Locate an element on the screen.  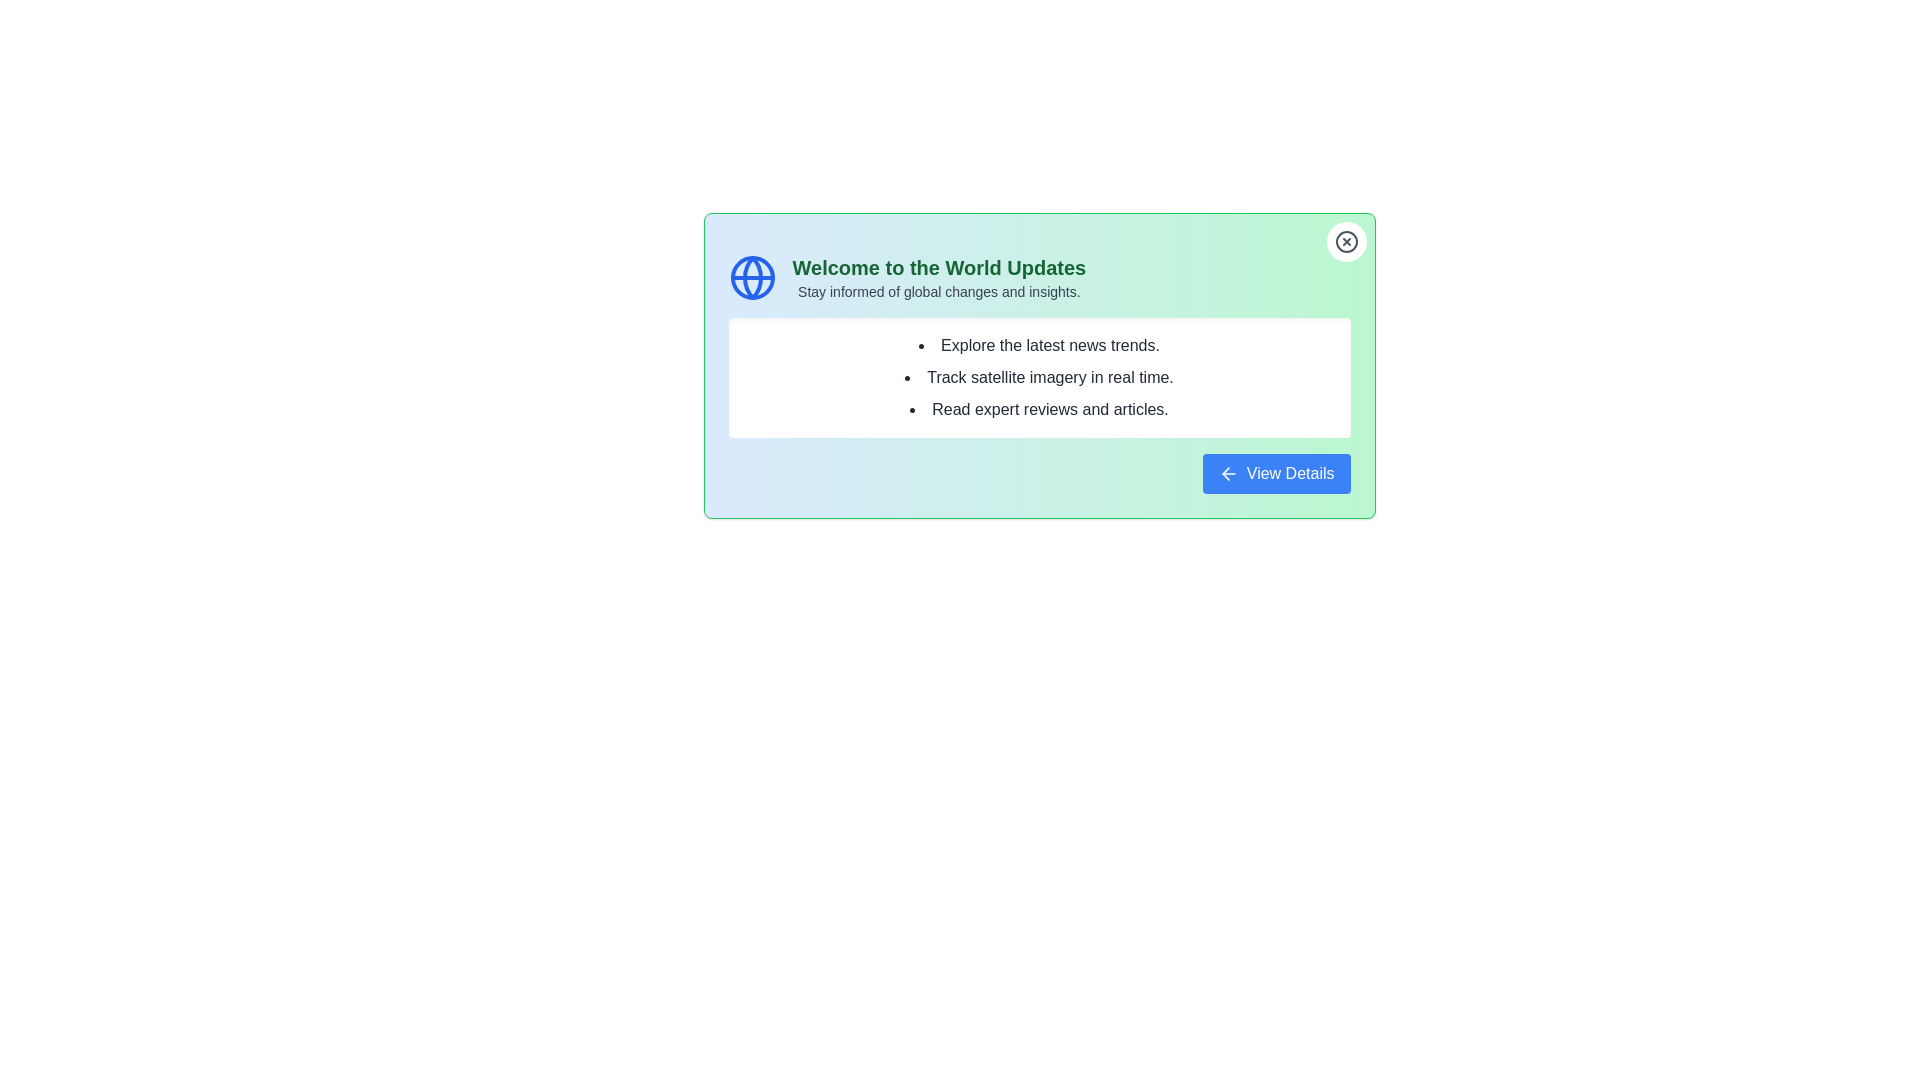
the close button to dismiss the alert is located at coordinates (1346, 241).